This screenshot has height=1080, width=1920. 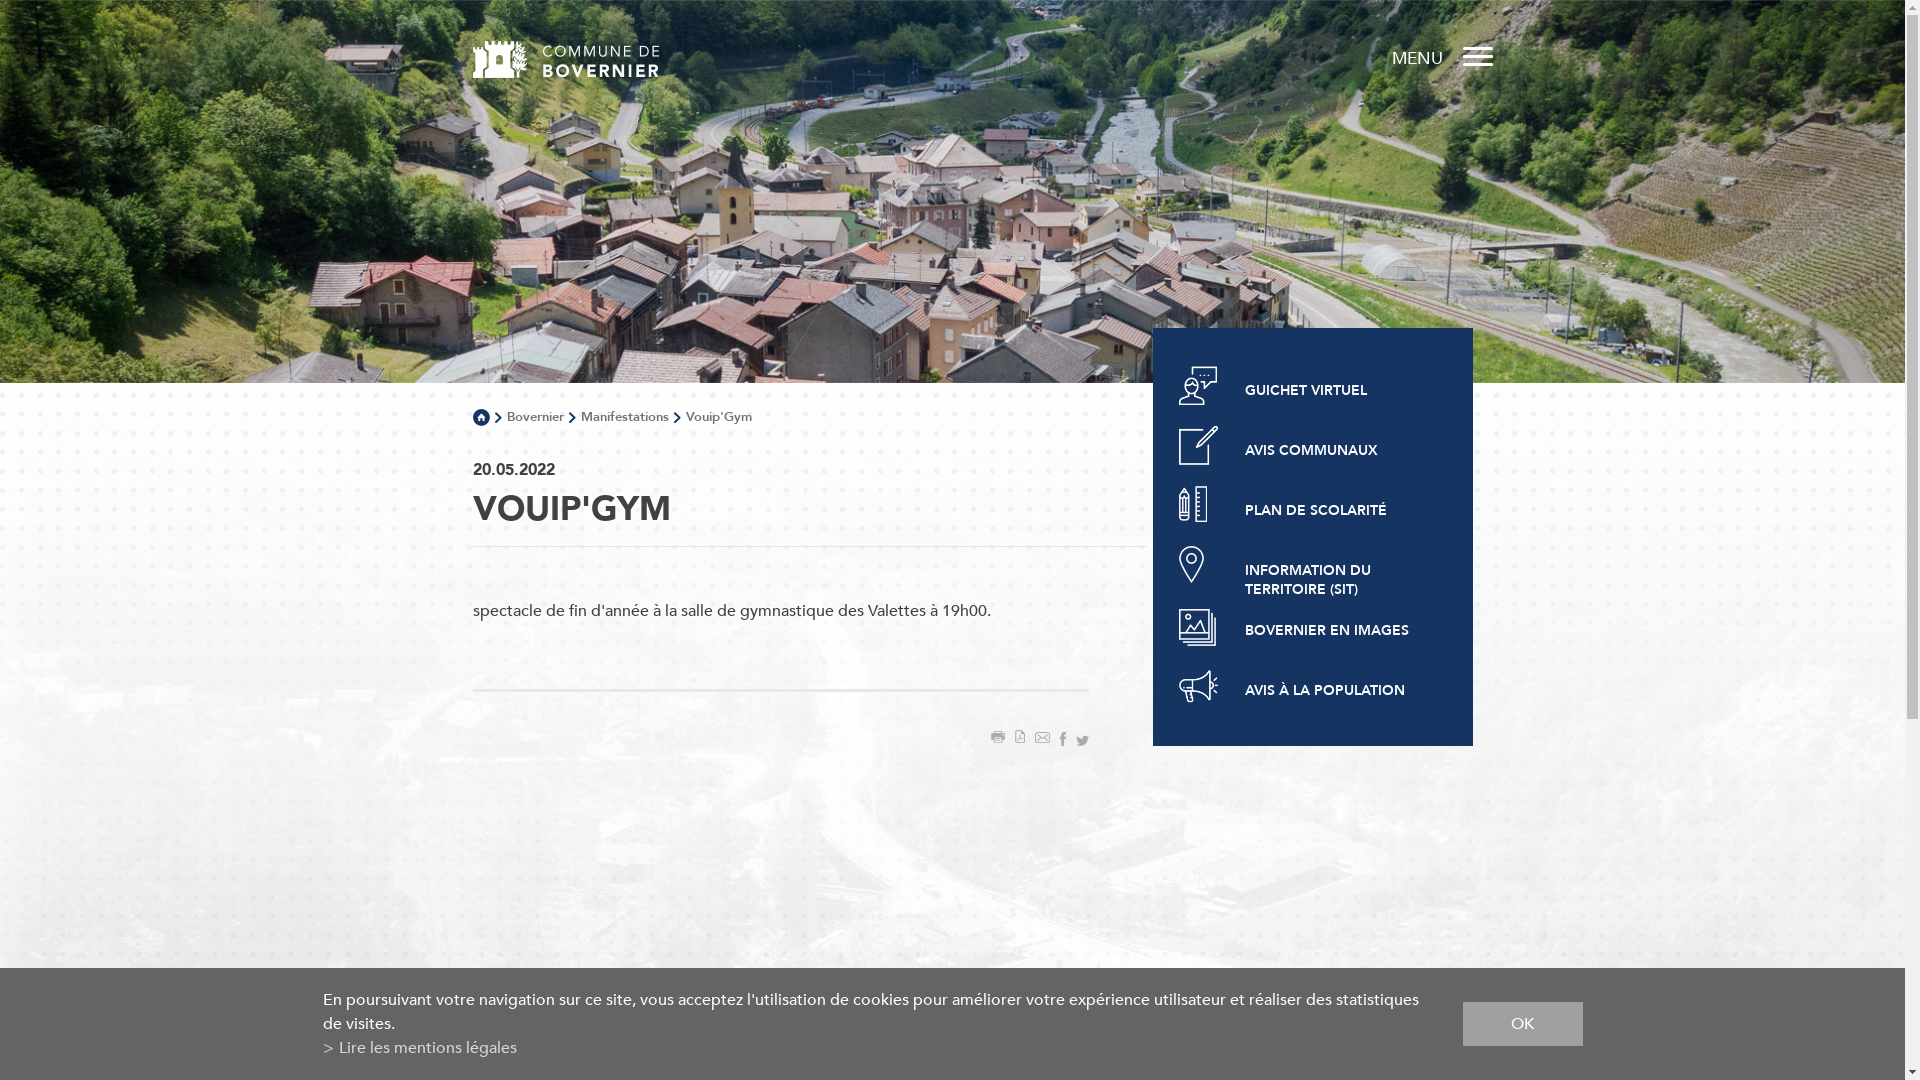 What do you see at coordinates (1305, 566) in the screenshot?
I see `'INFORMATION DU TERRITOIRE (SIT)'` at bounding box center [1305, 566].